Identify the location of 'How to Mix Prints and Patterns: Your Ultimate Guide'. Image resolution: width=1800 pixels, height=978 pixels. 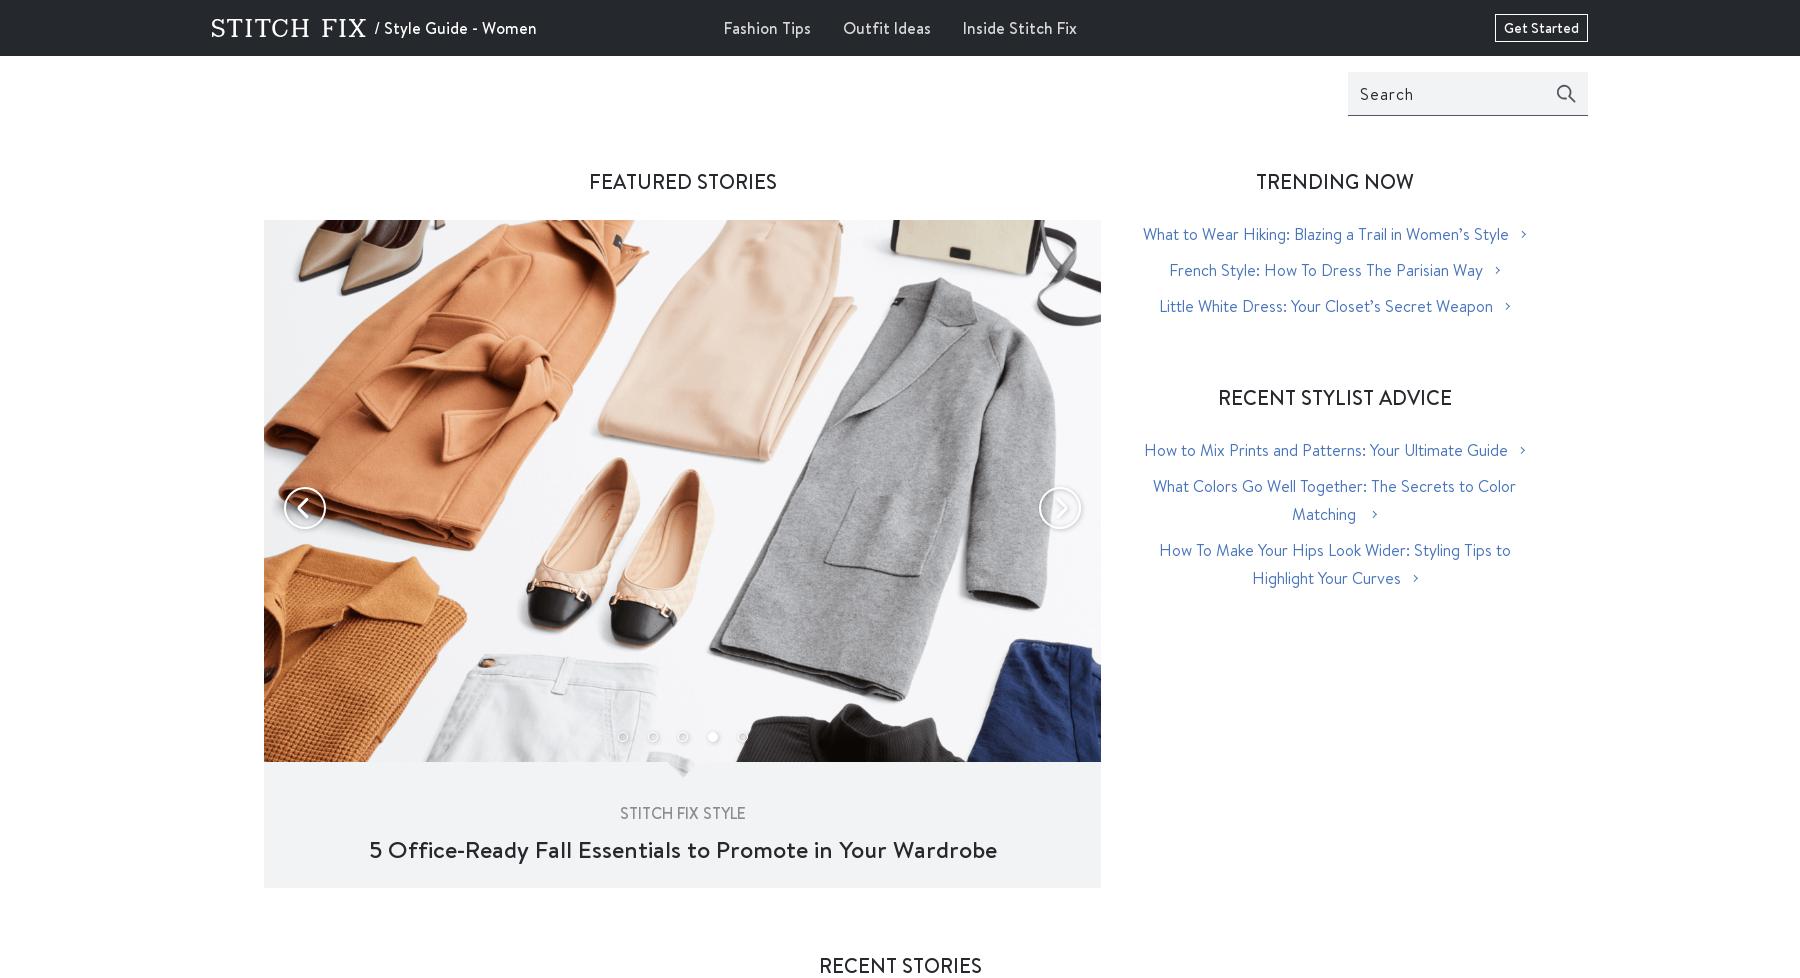
(1326, 448).